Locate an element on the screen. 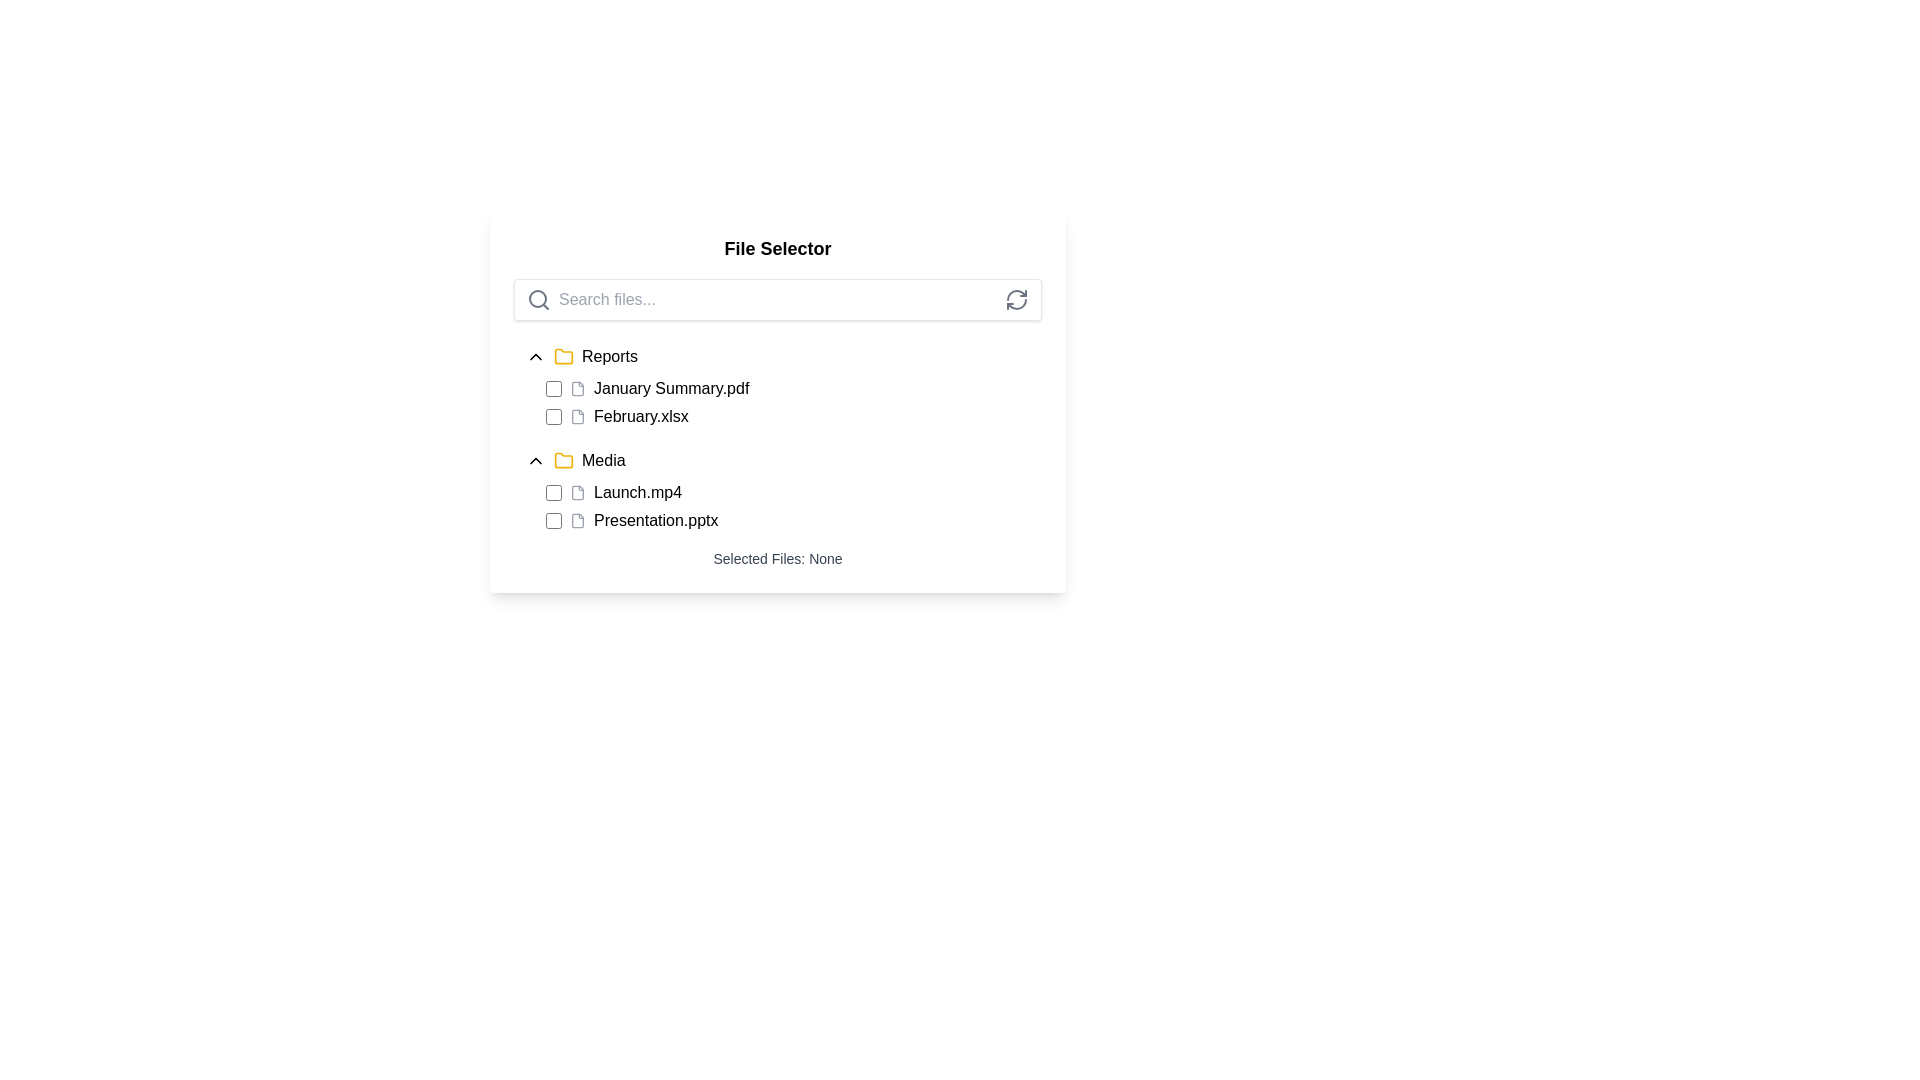  the small file document icon with a gray outline located next to the text 'February.xlsx' in the file list is located at coordinates (576, 415).